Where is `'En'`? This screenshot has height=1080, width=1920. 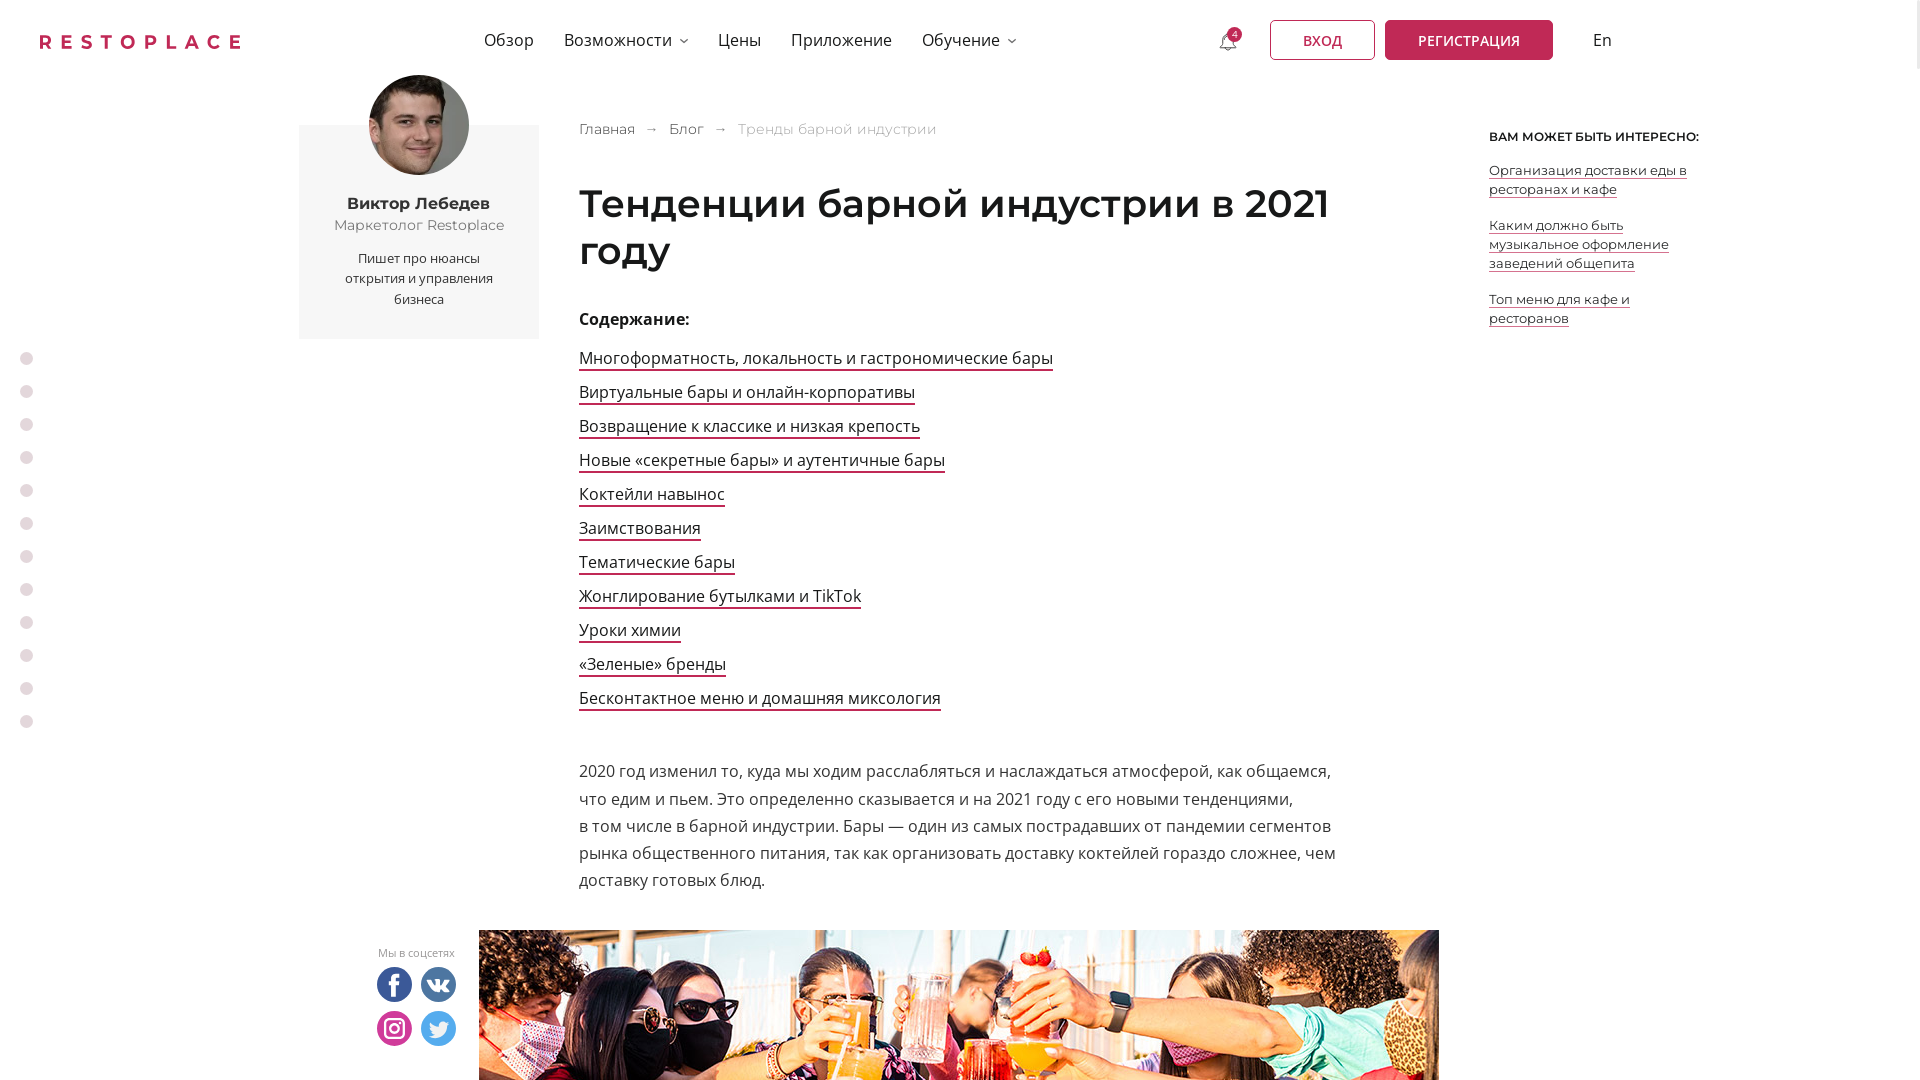 'En' is located at coordinates (1602, 39).